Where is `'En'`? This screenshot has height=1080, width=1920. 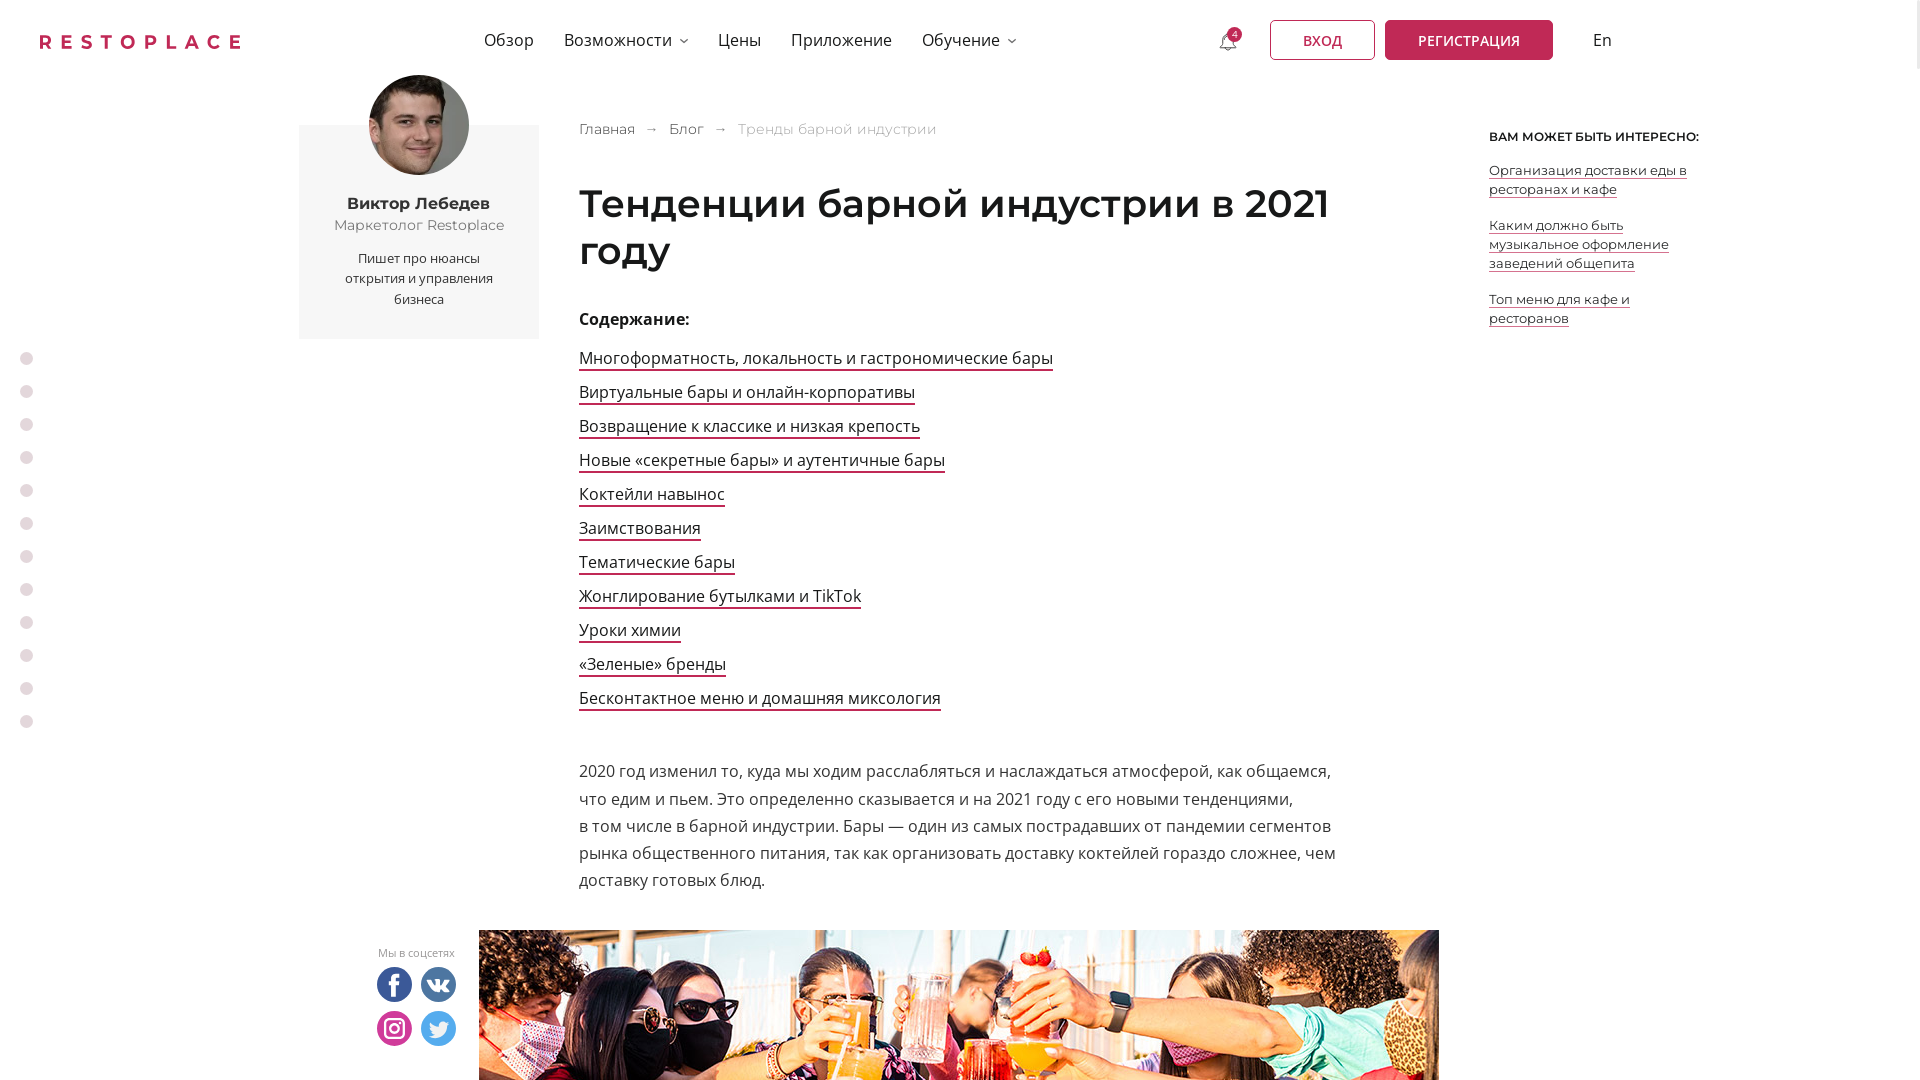 'En' is located at coordinates (1602, 39).